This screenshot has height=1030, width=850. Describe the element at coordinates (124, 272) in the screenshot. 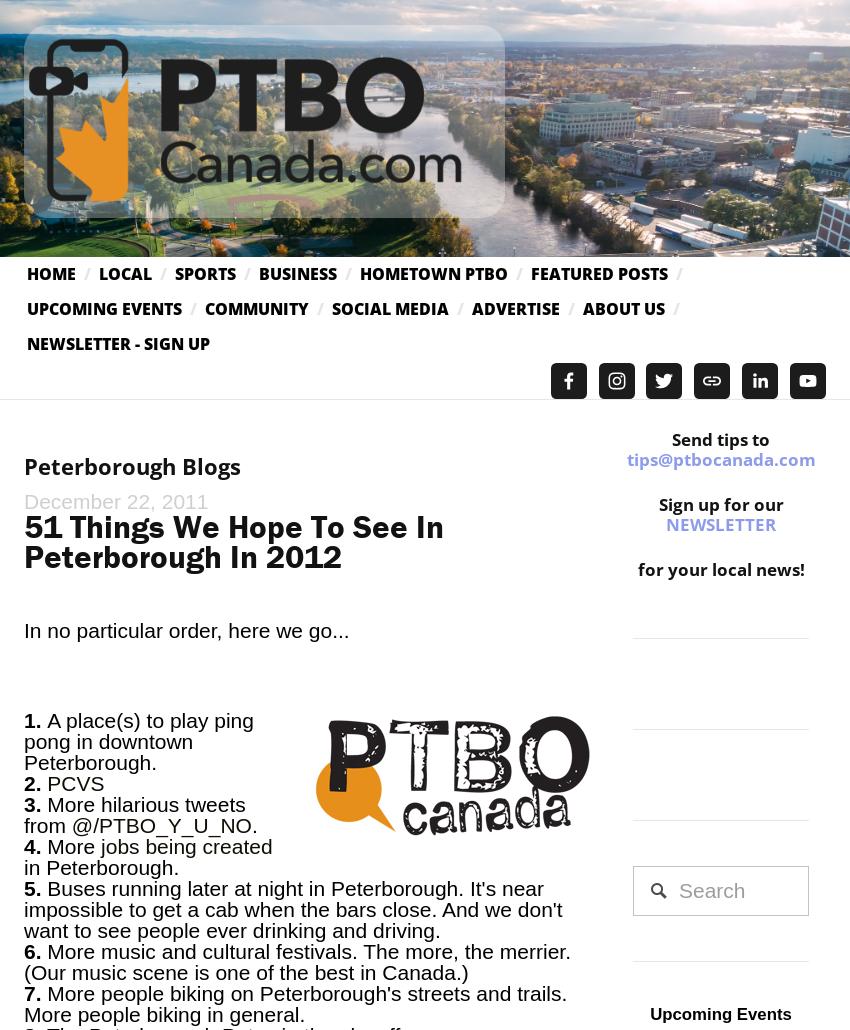

I see `'Local'` at that location.